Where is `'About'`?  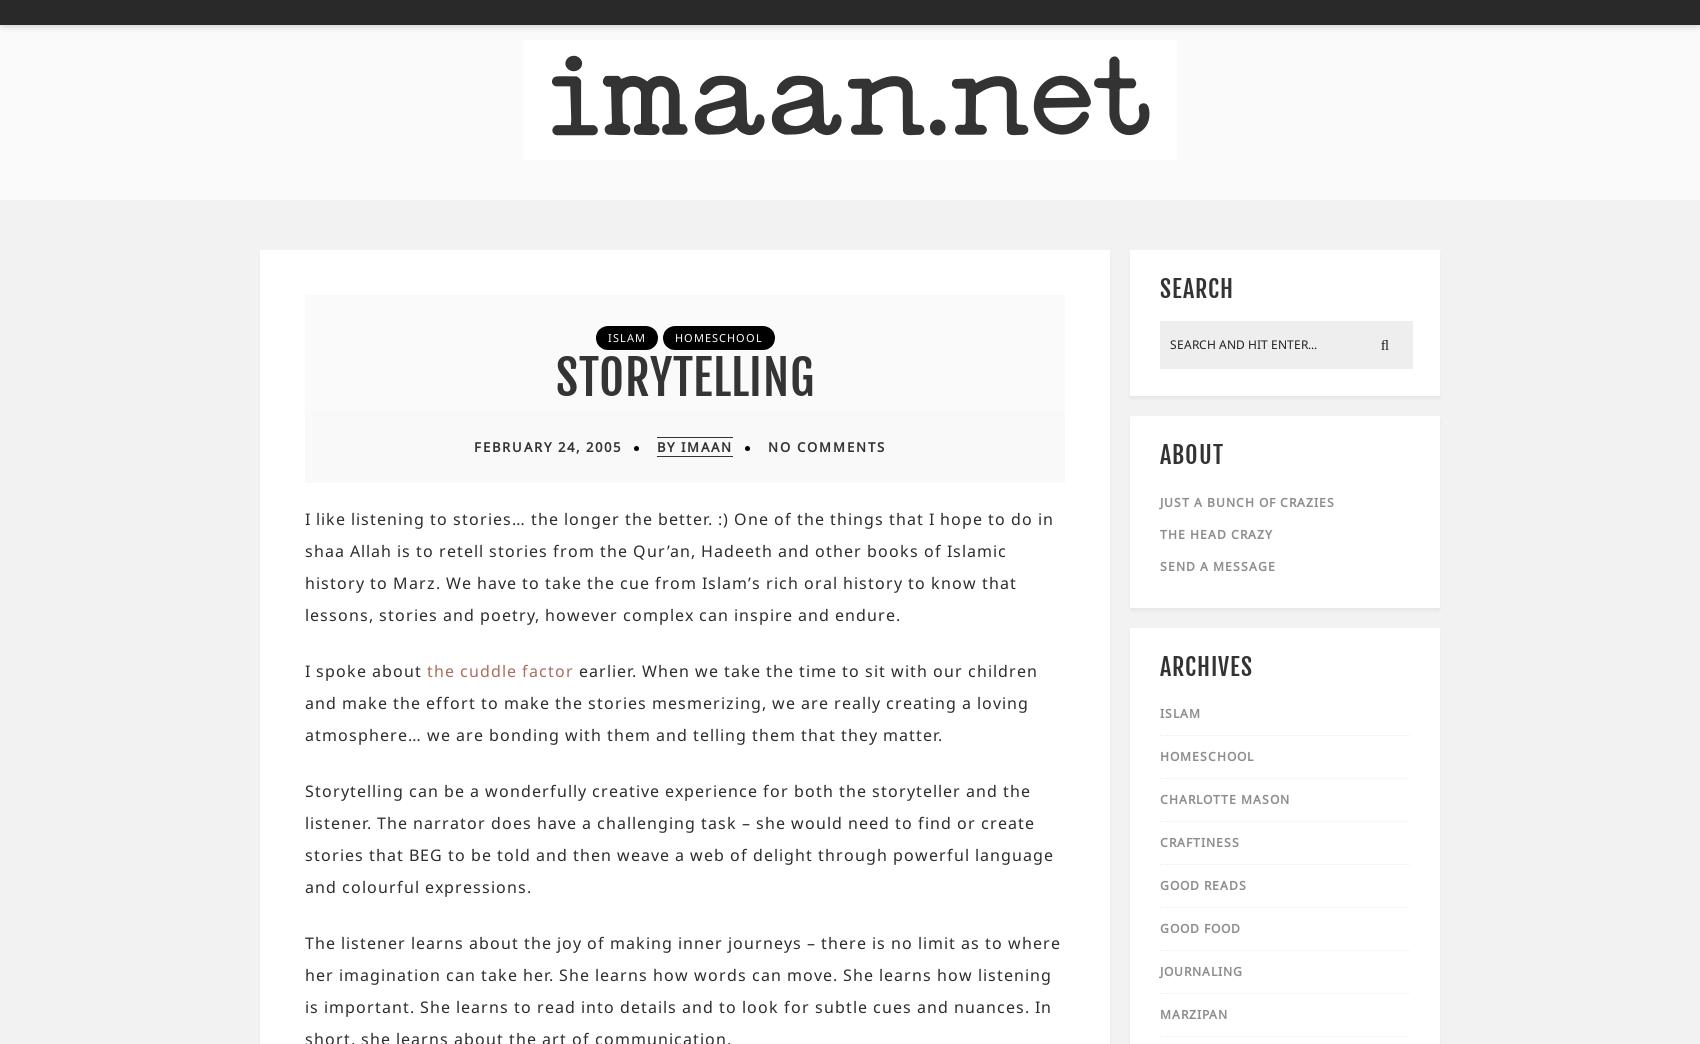 'About' is located at coordinates (1191, 453).